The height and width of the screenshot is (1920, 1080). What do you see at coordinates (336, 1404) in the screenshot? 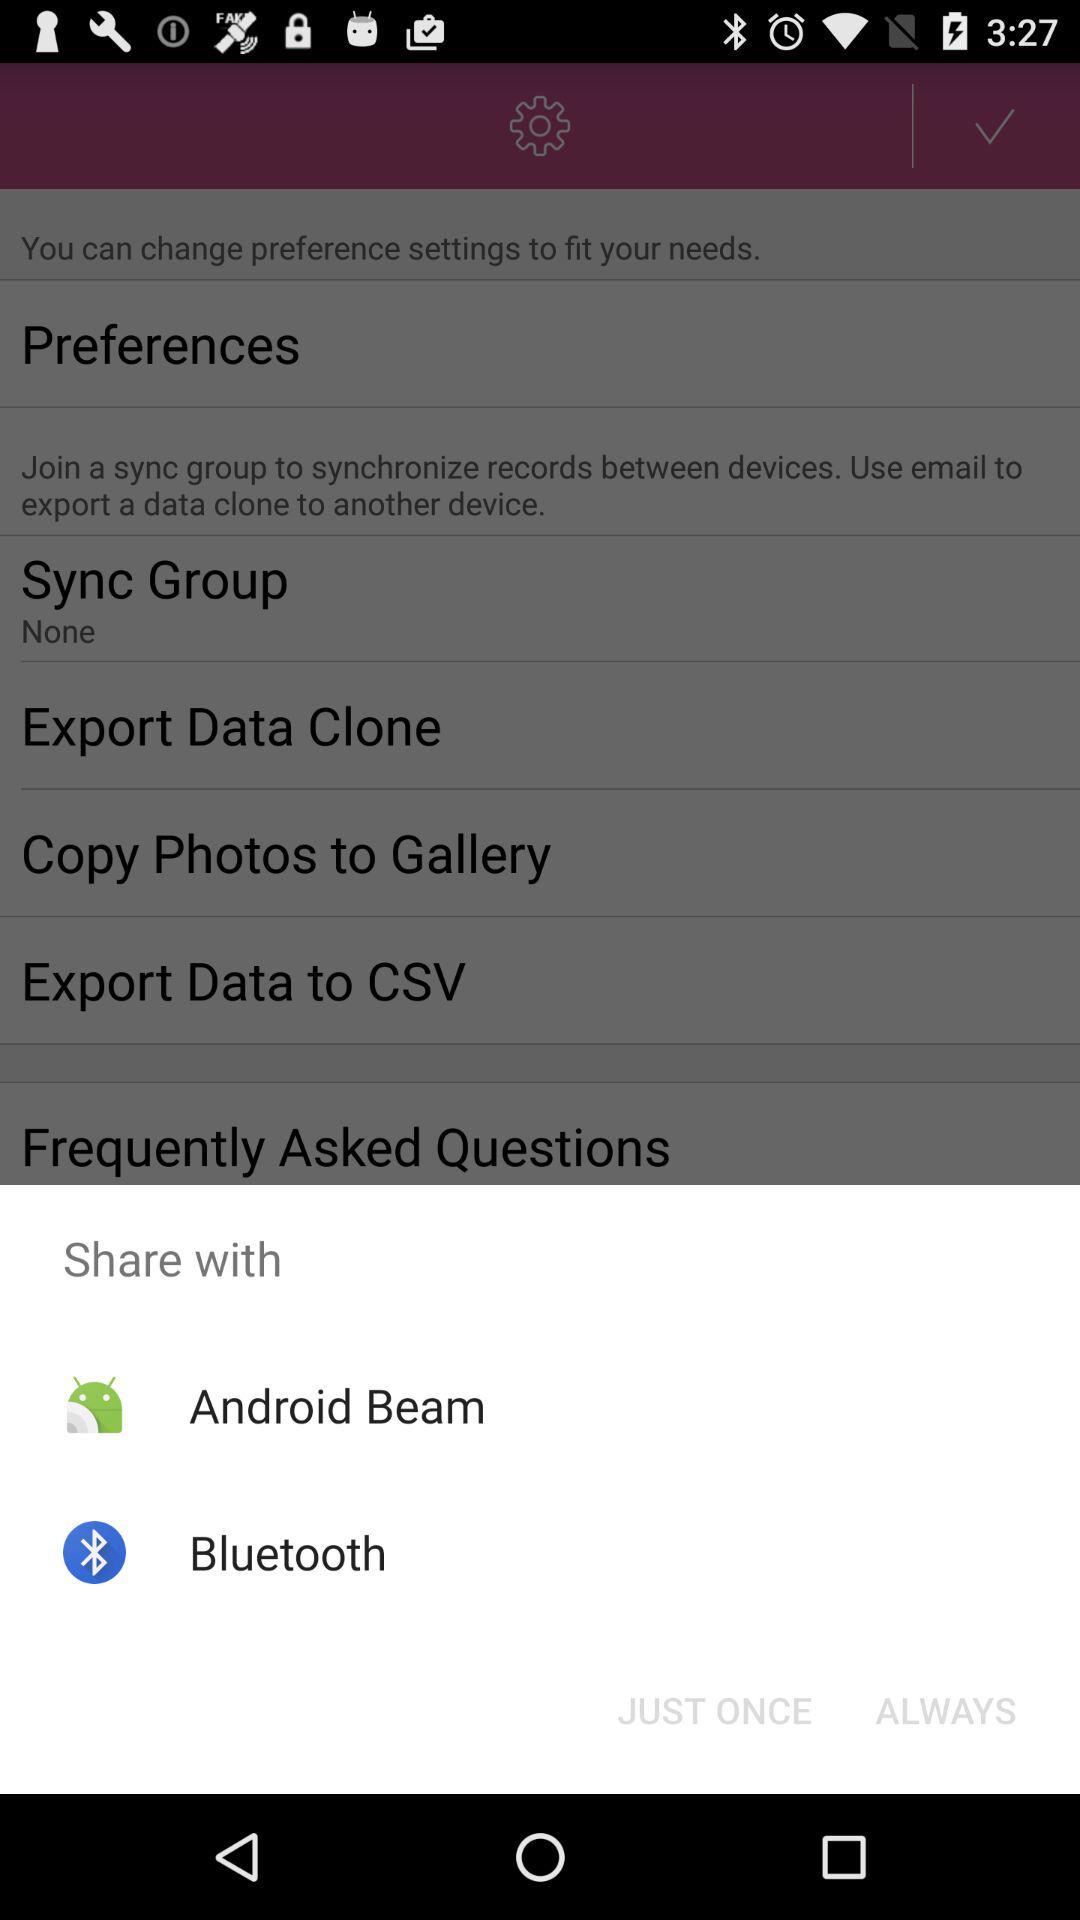
I see `the android beam icon` at bounding box center [336, 1404].